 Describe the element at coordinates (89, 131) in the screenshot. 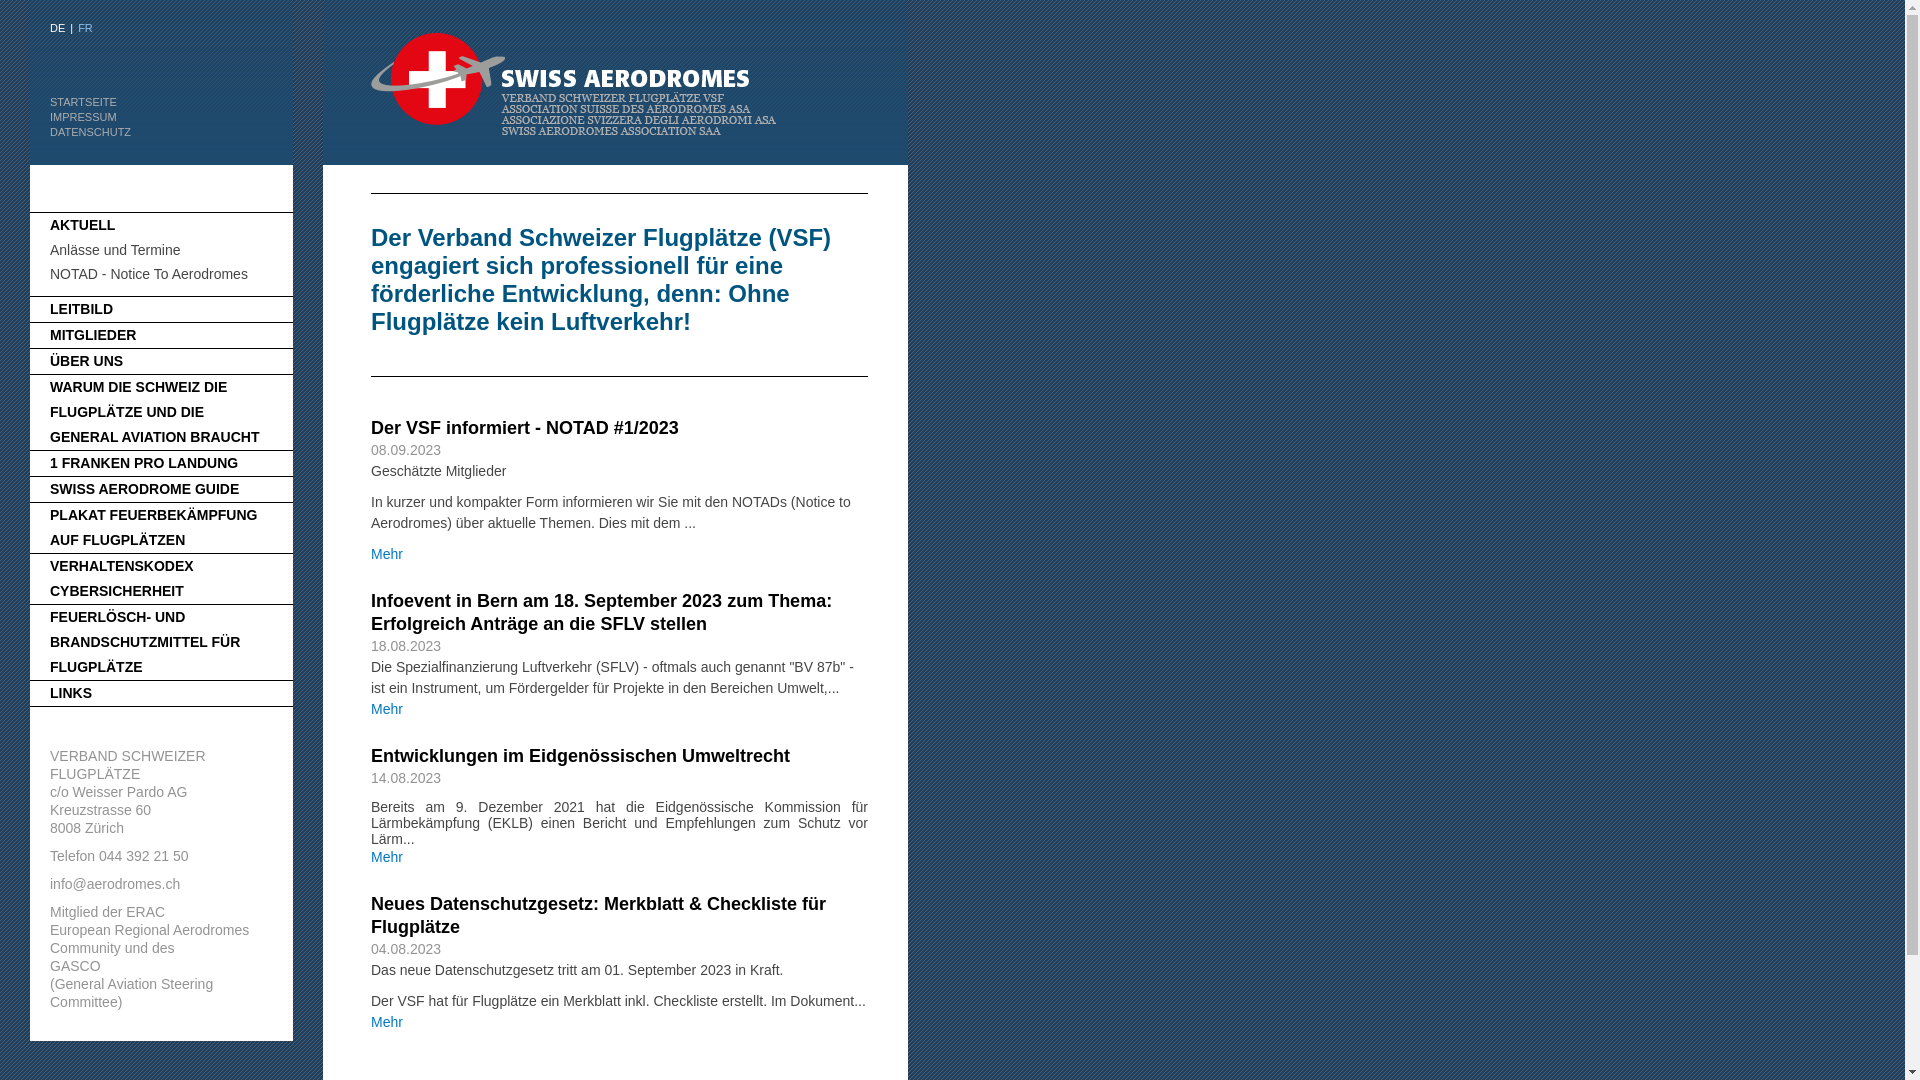

I see `'DATENSCHUTZ'` at that location.